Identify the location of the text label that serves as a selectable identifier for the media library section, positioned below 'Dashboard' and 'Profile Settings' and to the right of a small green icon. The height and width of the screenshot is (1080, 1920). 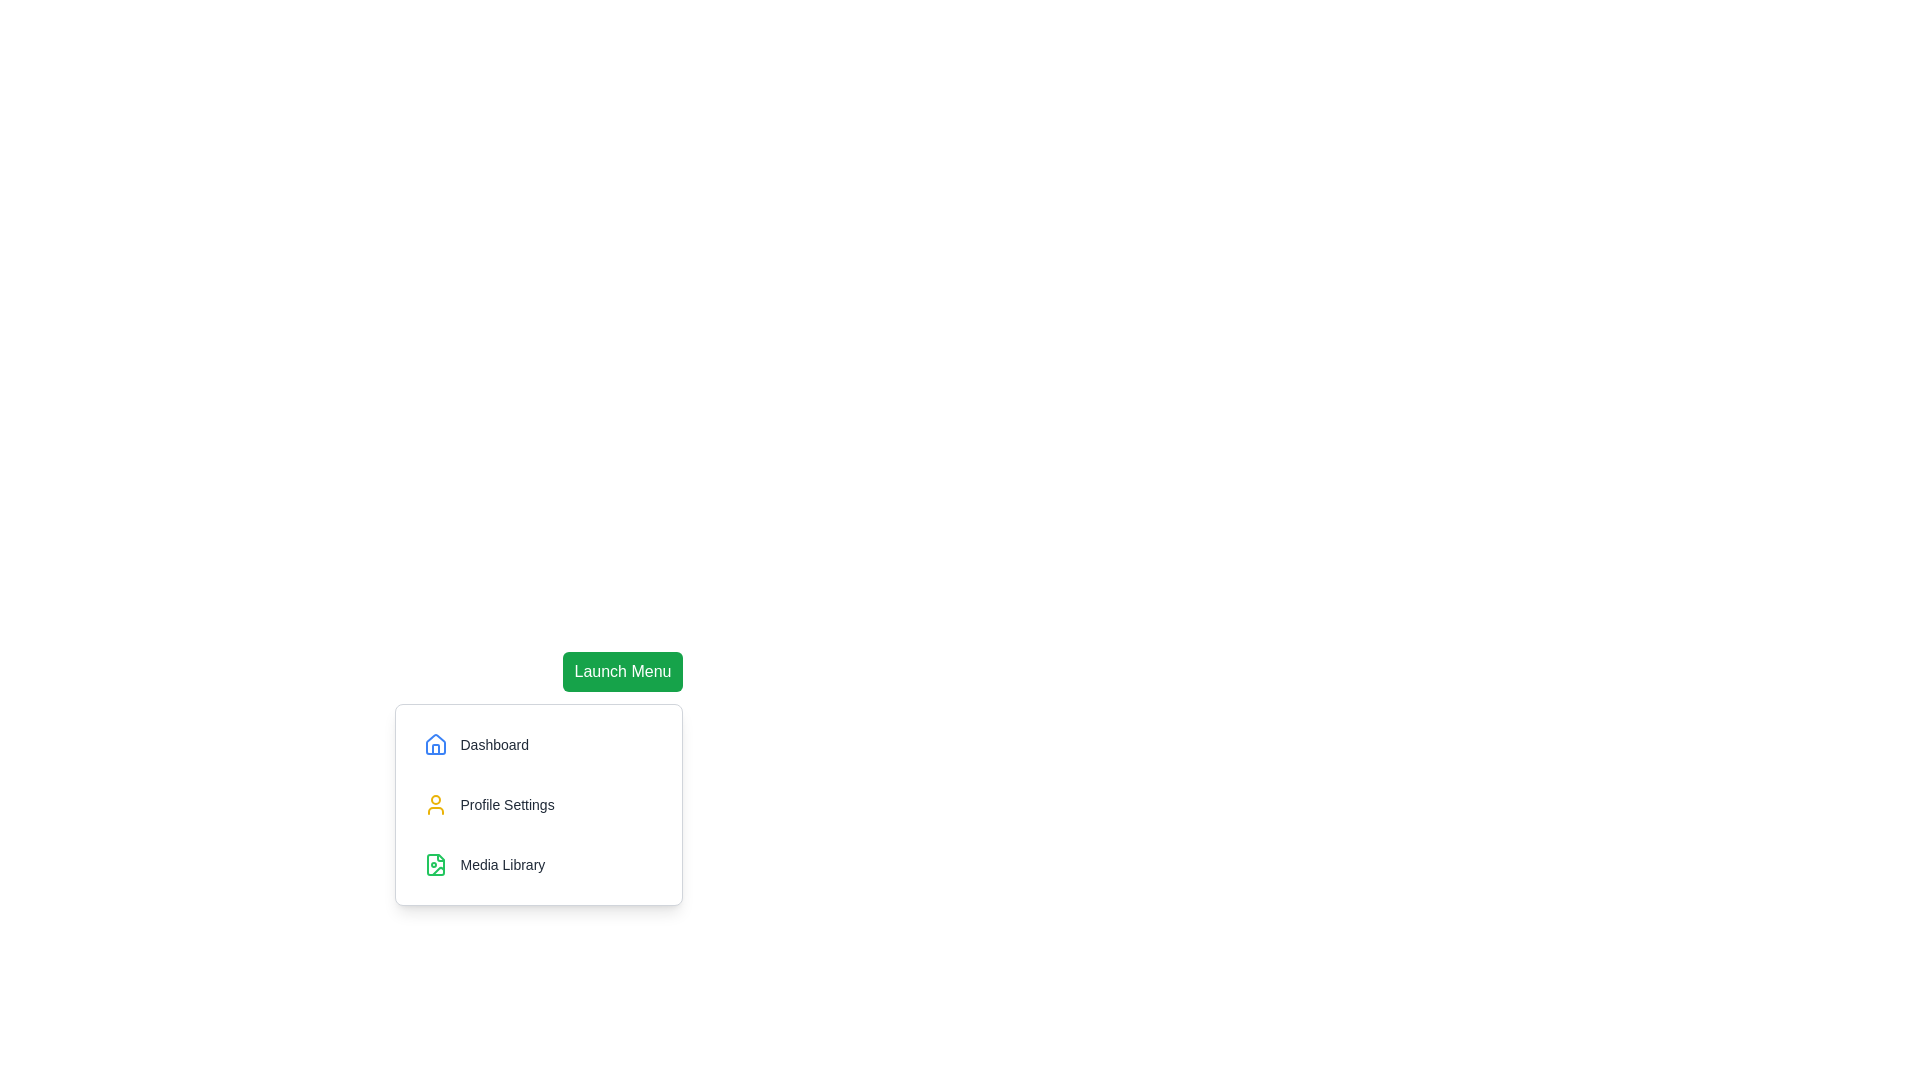
(502, 863).